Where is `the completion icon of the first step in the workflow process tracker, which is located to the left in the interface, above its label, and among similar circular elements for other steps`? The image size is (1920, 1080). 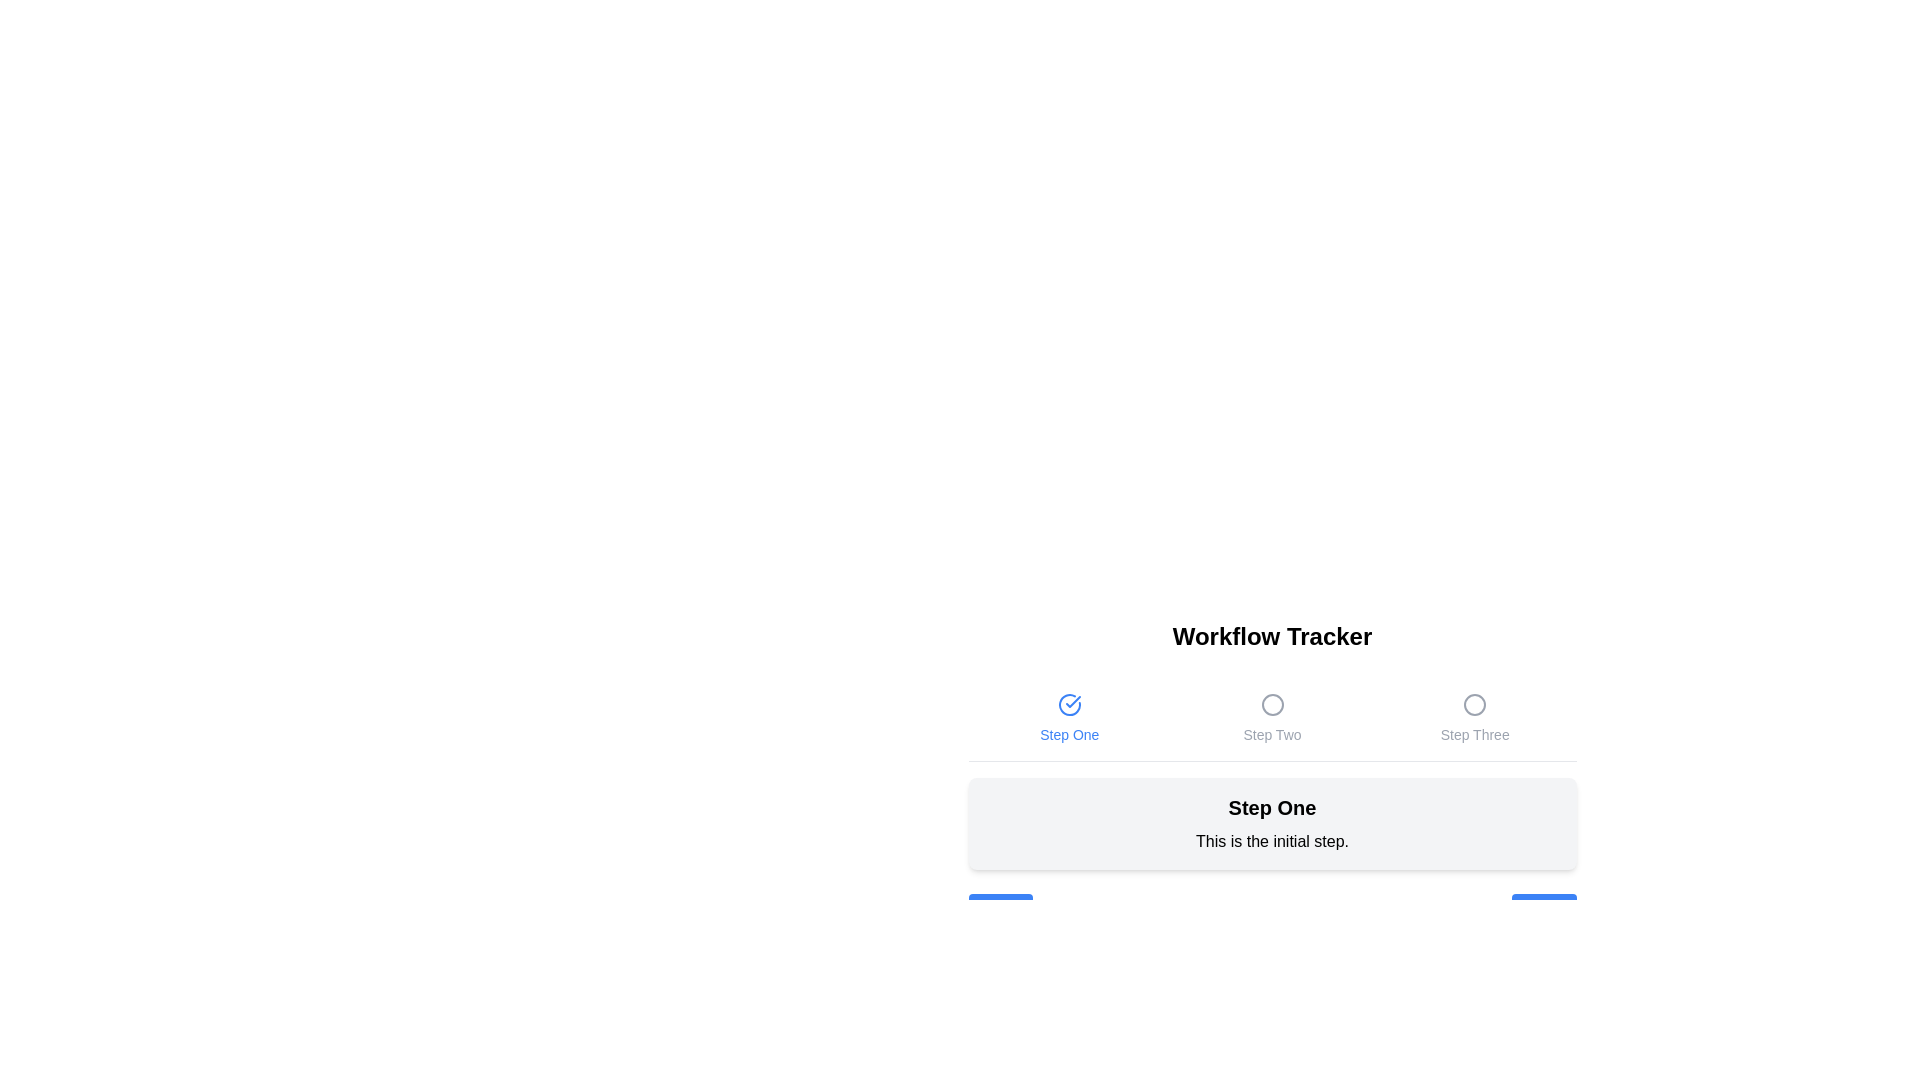
the completion icon of the first step in the workflow process tracker, which is located to the left in the interface, above its label, and among similar circular elements for other steps is located at coordinates (1068, 704).